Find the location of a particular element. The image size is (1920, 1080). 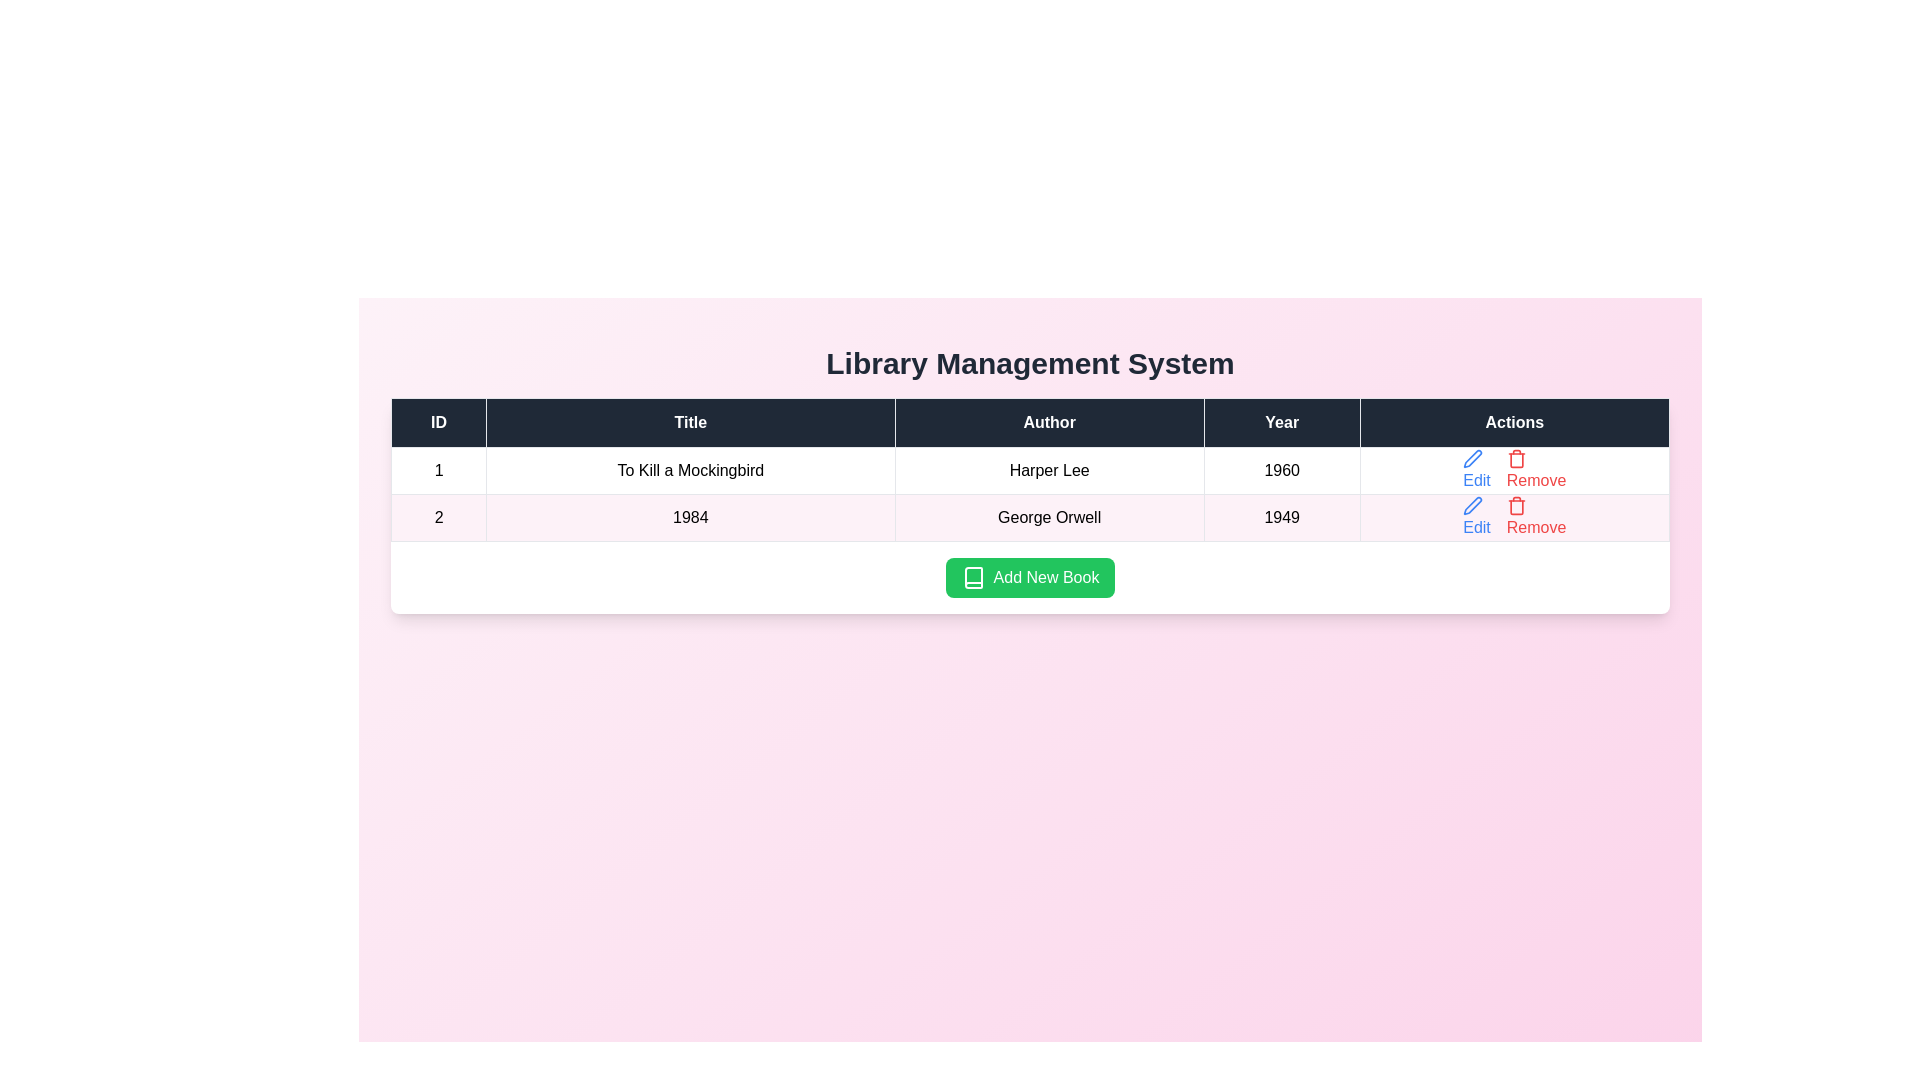

the text display element showing the name 'George Orwell', which is located in the 'Author' column of the second row of the data table for the book '1984' is located at coordinates (1048, 516).